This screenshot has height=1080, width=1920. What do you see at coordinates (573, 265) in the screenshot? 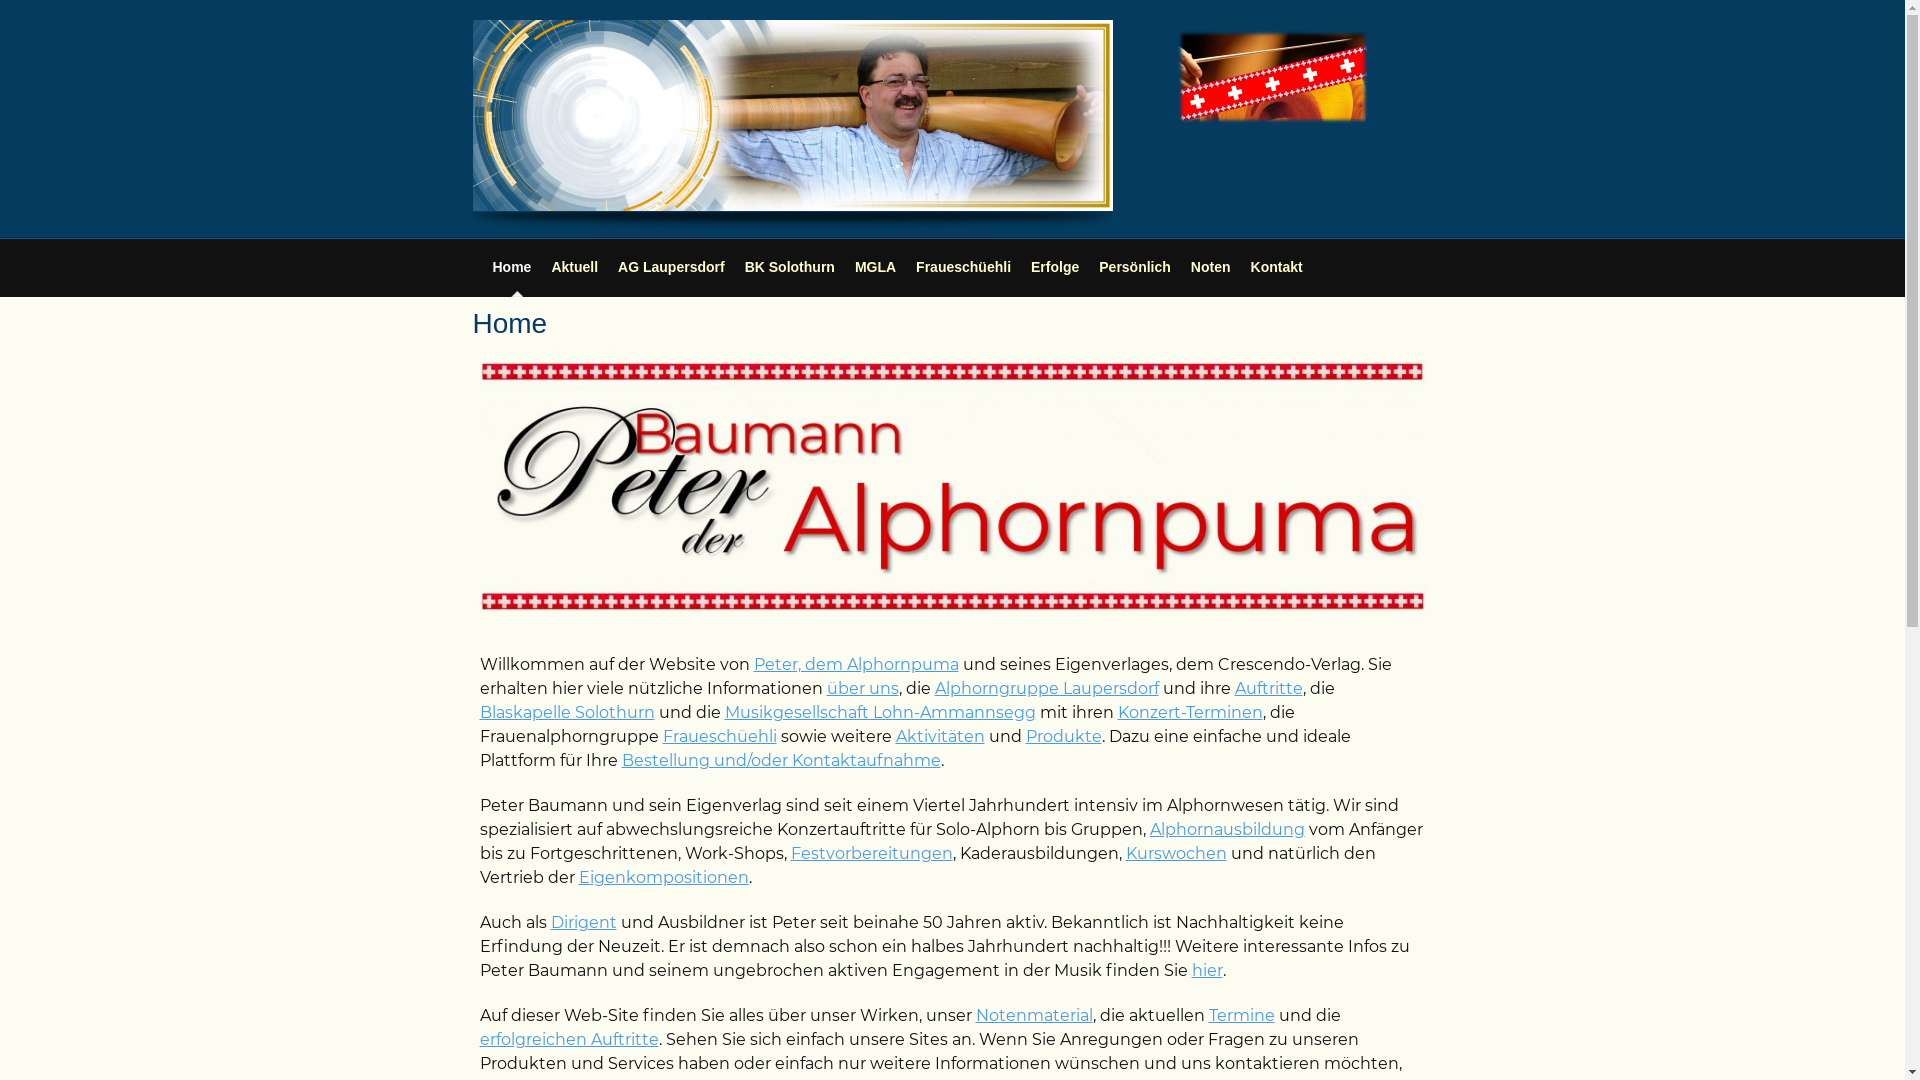
I see `'Aktuell'` at bounding box center [573, 265].